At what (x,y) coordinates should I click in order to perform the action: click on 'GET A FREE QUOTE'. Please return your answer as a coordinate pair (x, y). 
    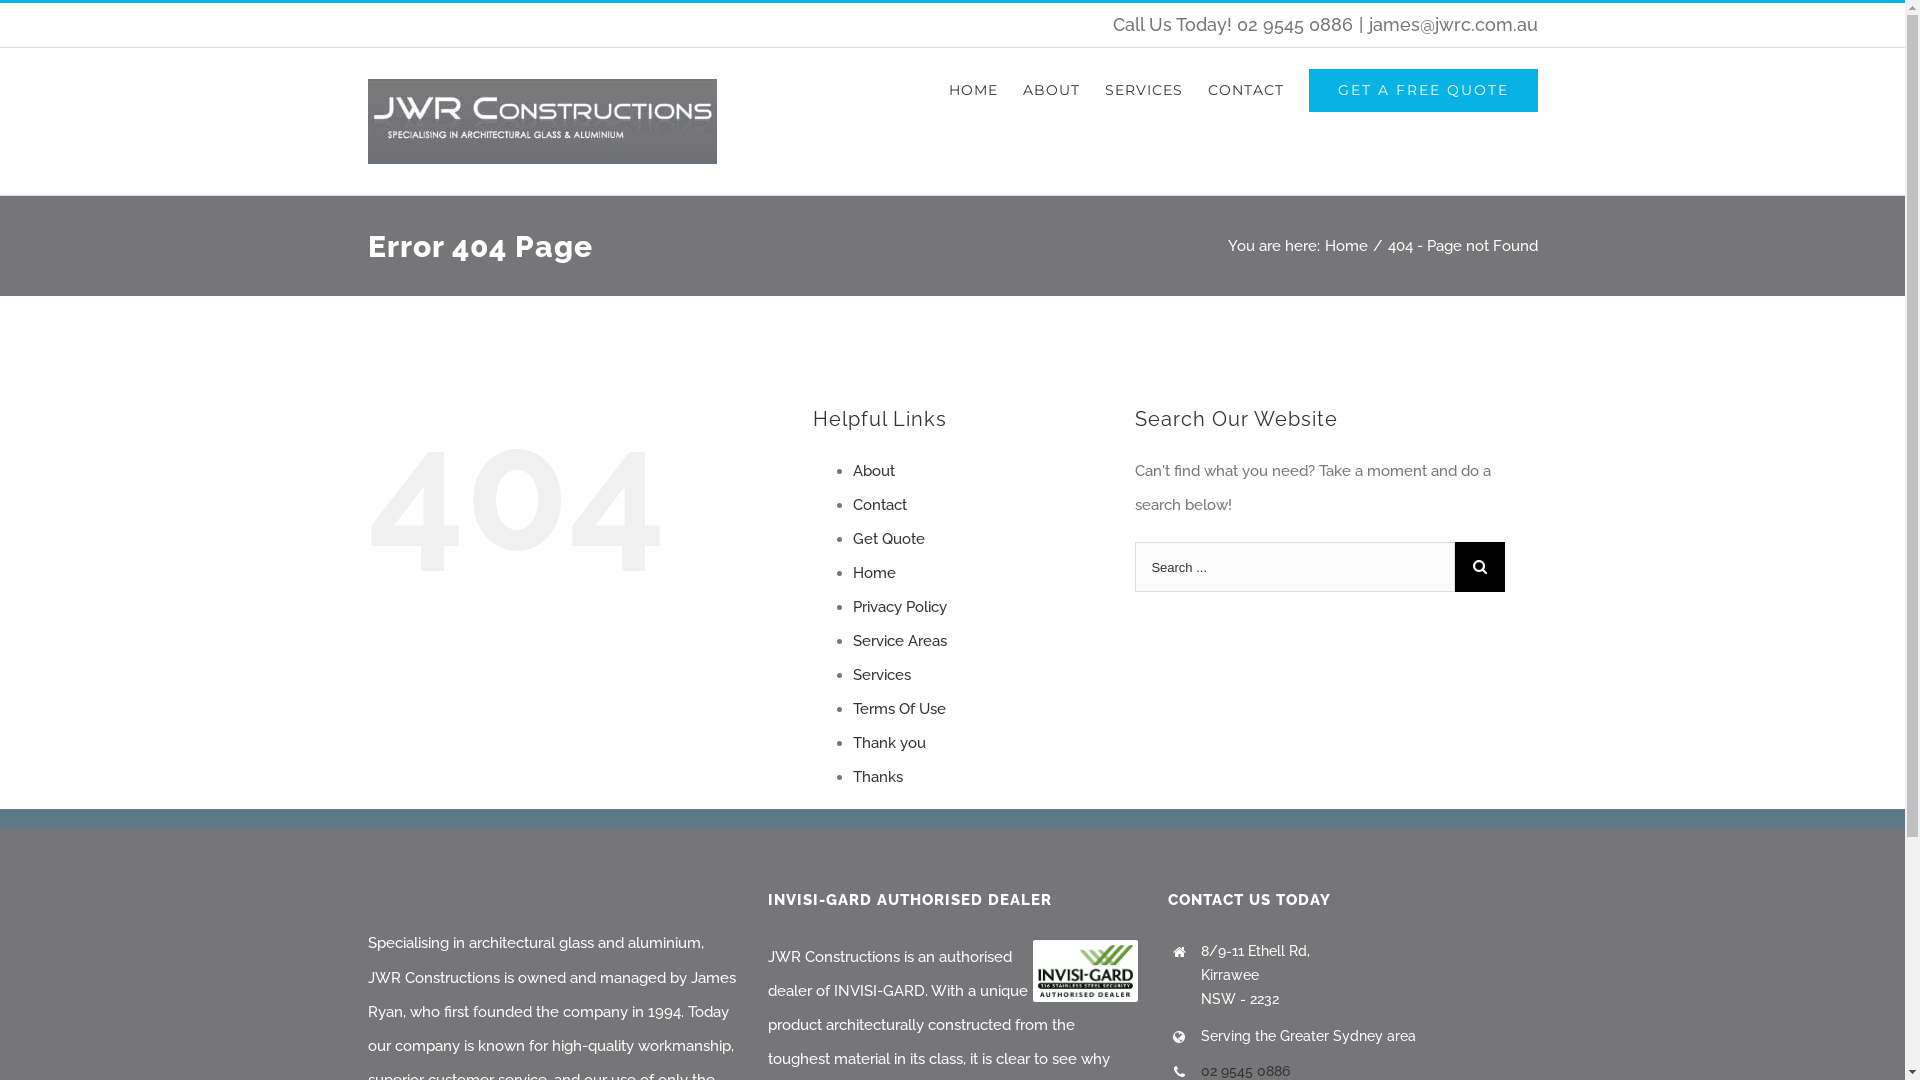
    Looking at the image, I should click on (1421, 88).